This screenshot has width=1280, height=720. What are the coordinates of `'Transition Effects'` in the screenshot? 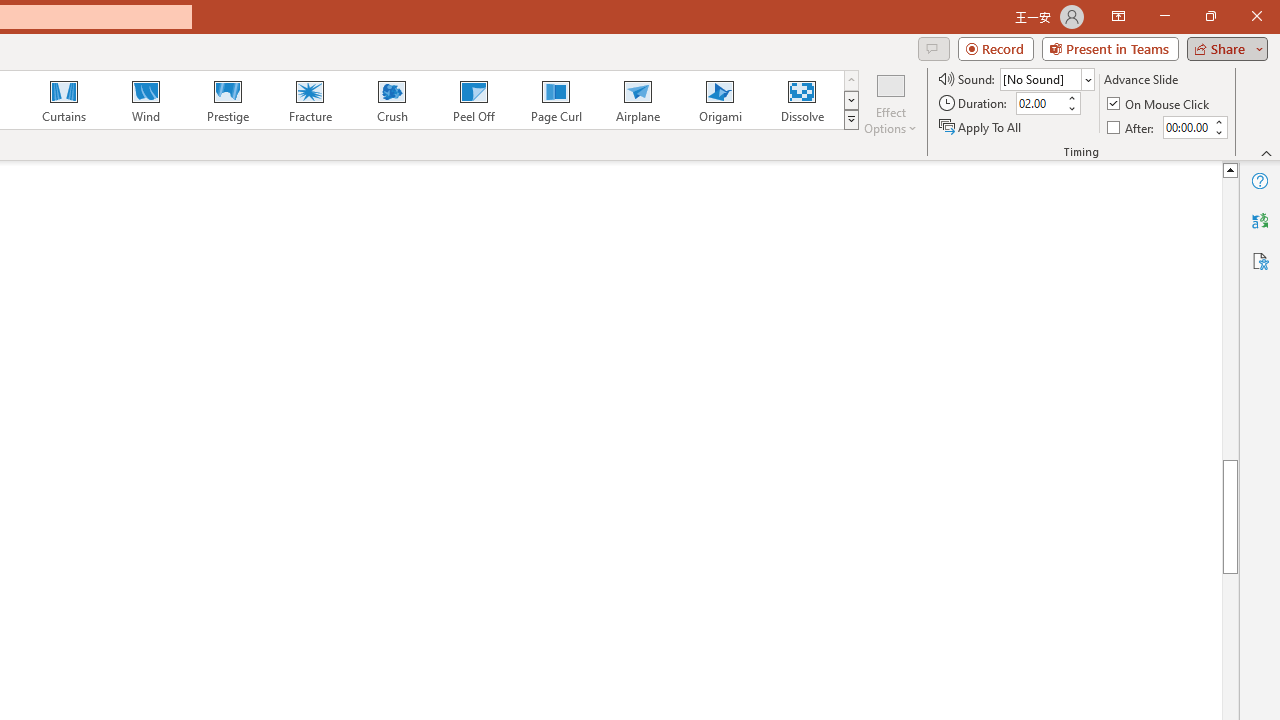 It's located at (851, 120).